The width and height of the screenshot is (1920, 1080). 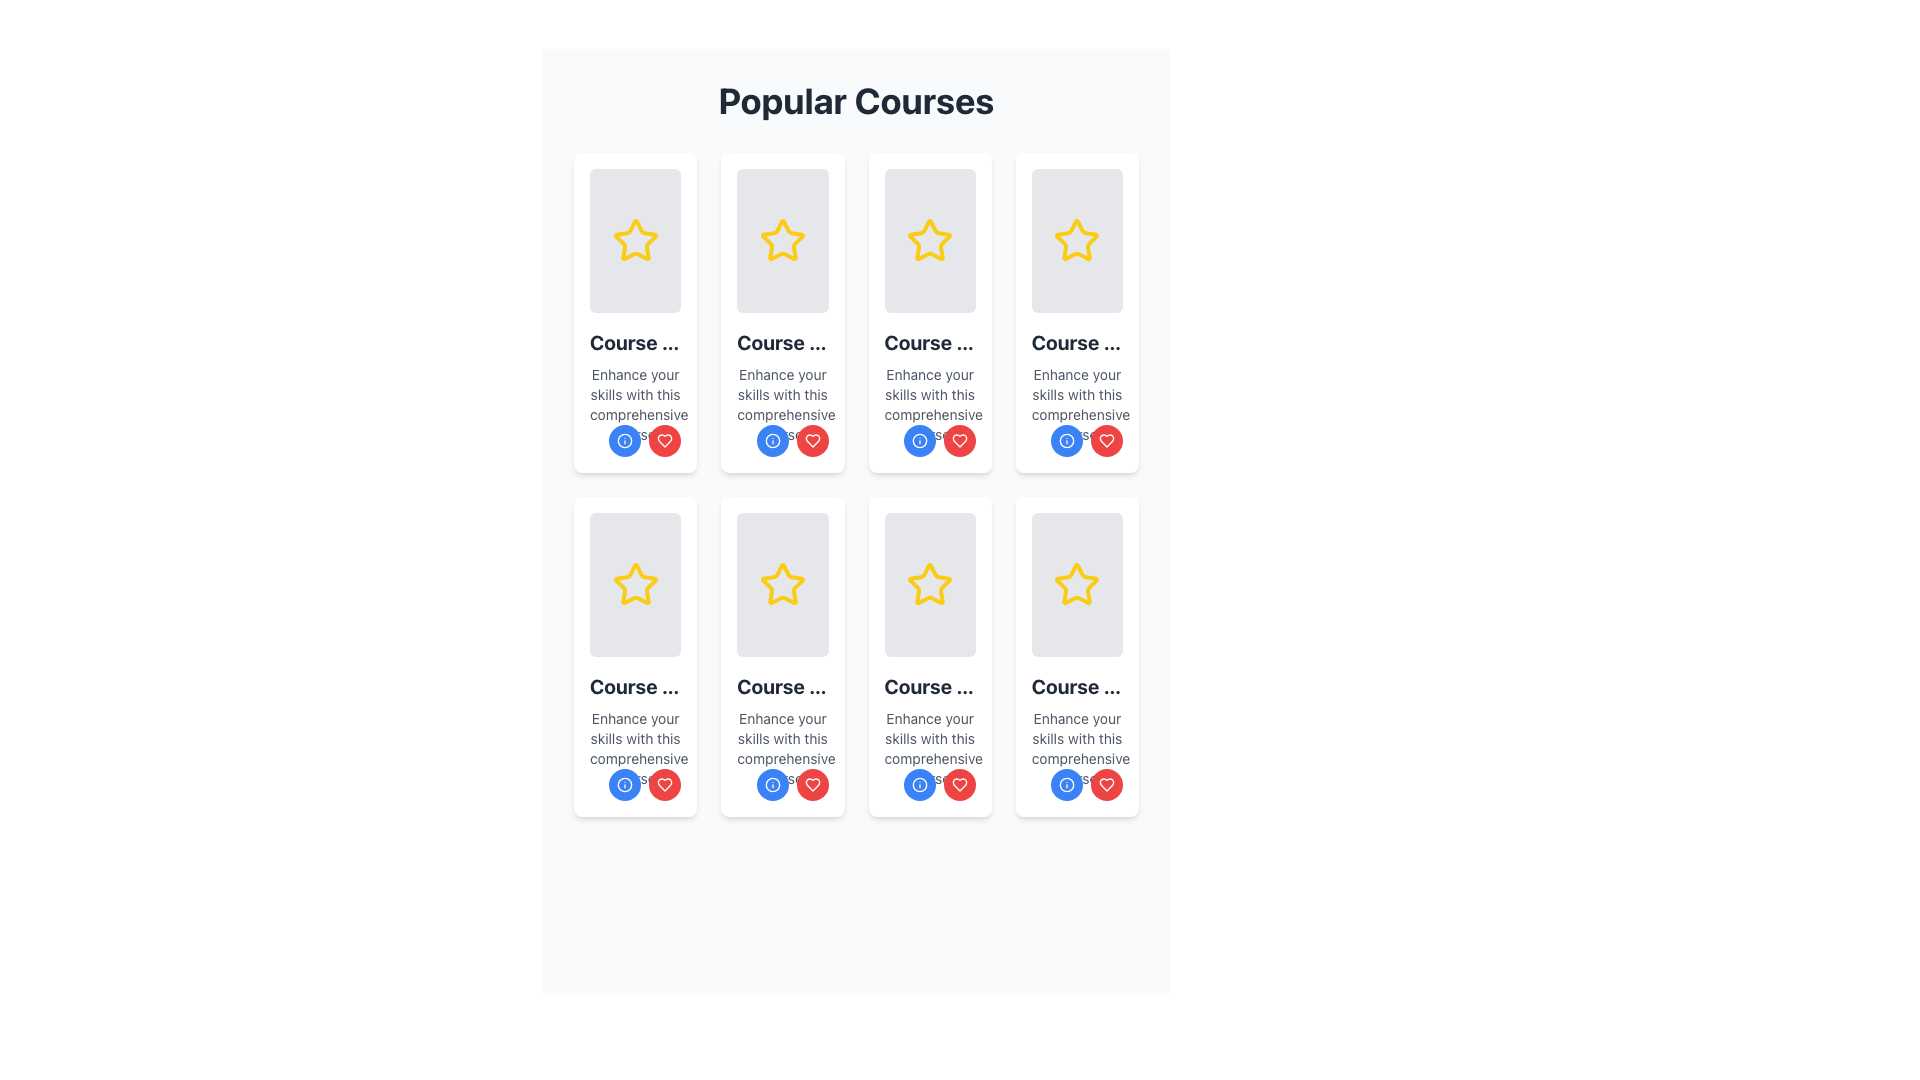 What do you see at coordinates (781, 748) in the screenshot?
I see `informational text snippet that reads 'Enhance your skills with this comprehensive course.' located below the title 'Course Title 6' in the sixth course card description` at bounding box center [781, 748].